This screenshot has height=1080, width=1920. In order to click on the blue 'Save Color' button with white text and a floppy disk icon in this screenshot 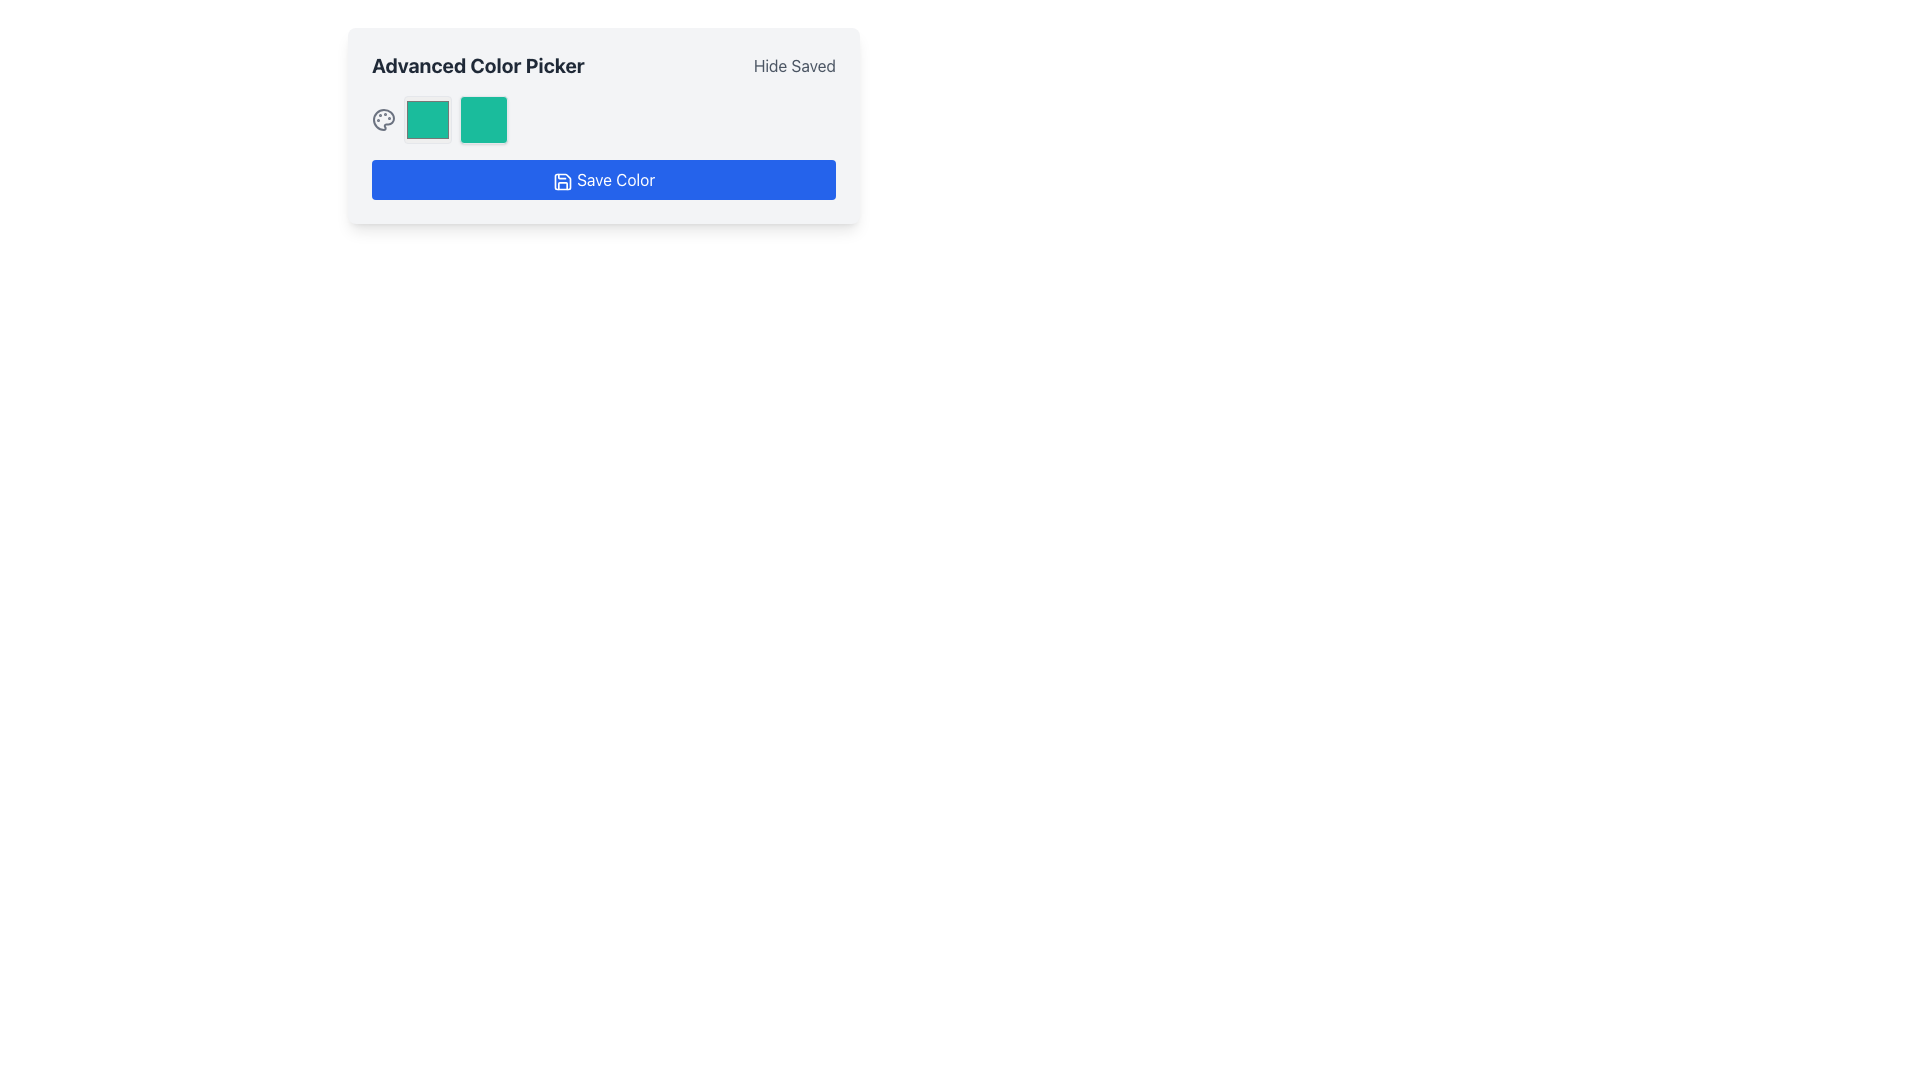, I will do `click(603, 180)`.